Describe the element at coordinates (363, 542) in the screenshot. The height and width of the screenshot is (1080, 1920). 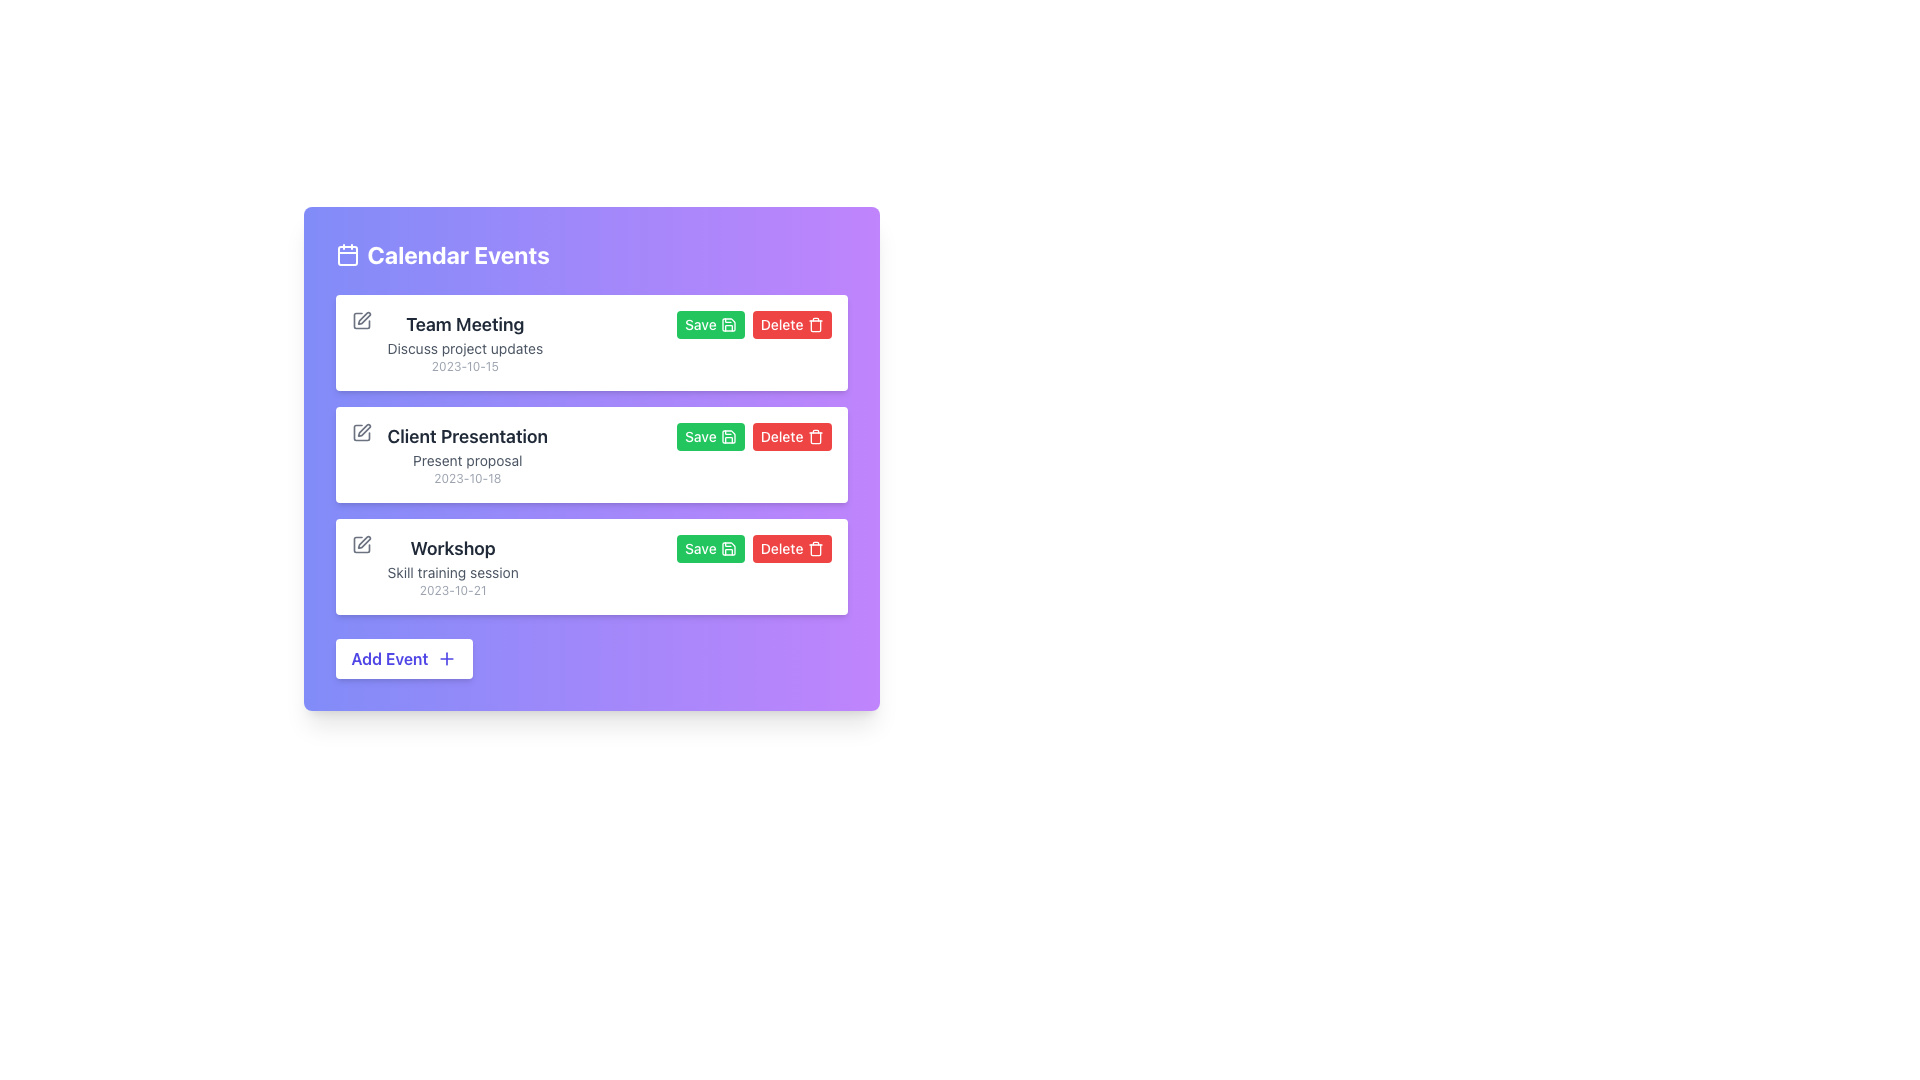
I see `the edit icon located to the left of the 'Workshop' event title in the calendar list to initiate editing` at that location.